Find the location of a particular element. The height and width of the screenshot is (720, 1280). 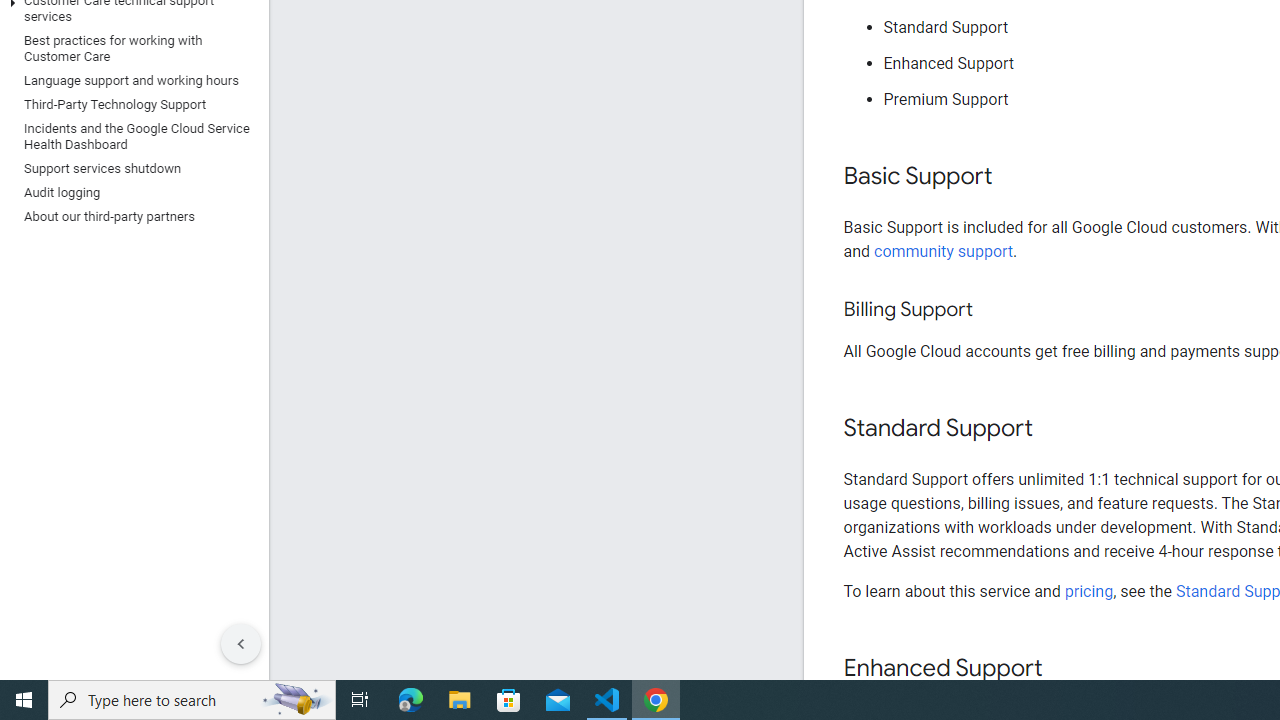

'pricing' is located at coordinates (1087, 590).